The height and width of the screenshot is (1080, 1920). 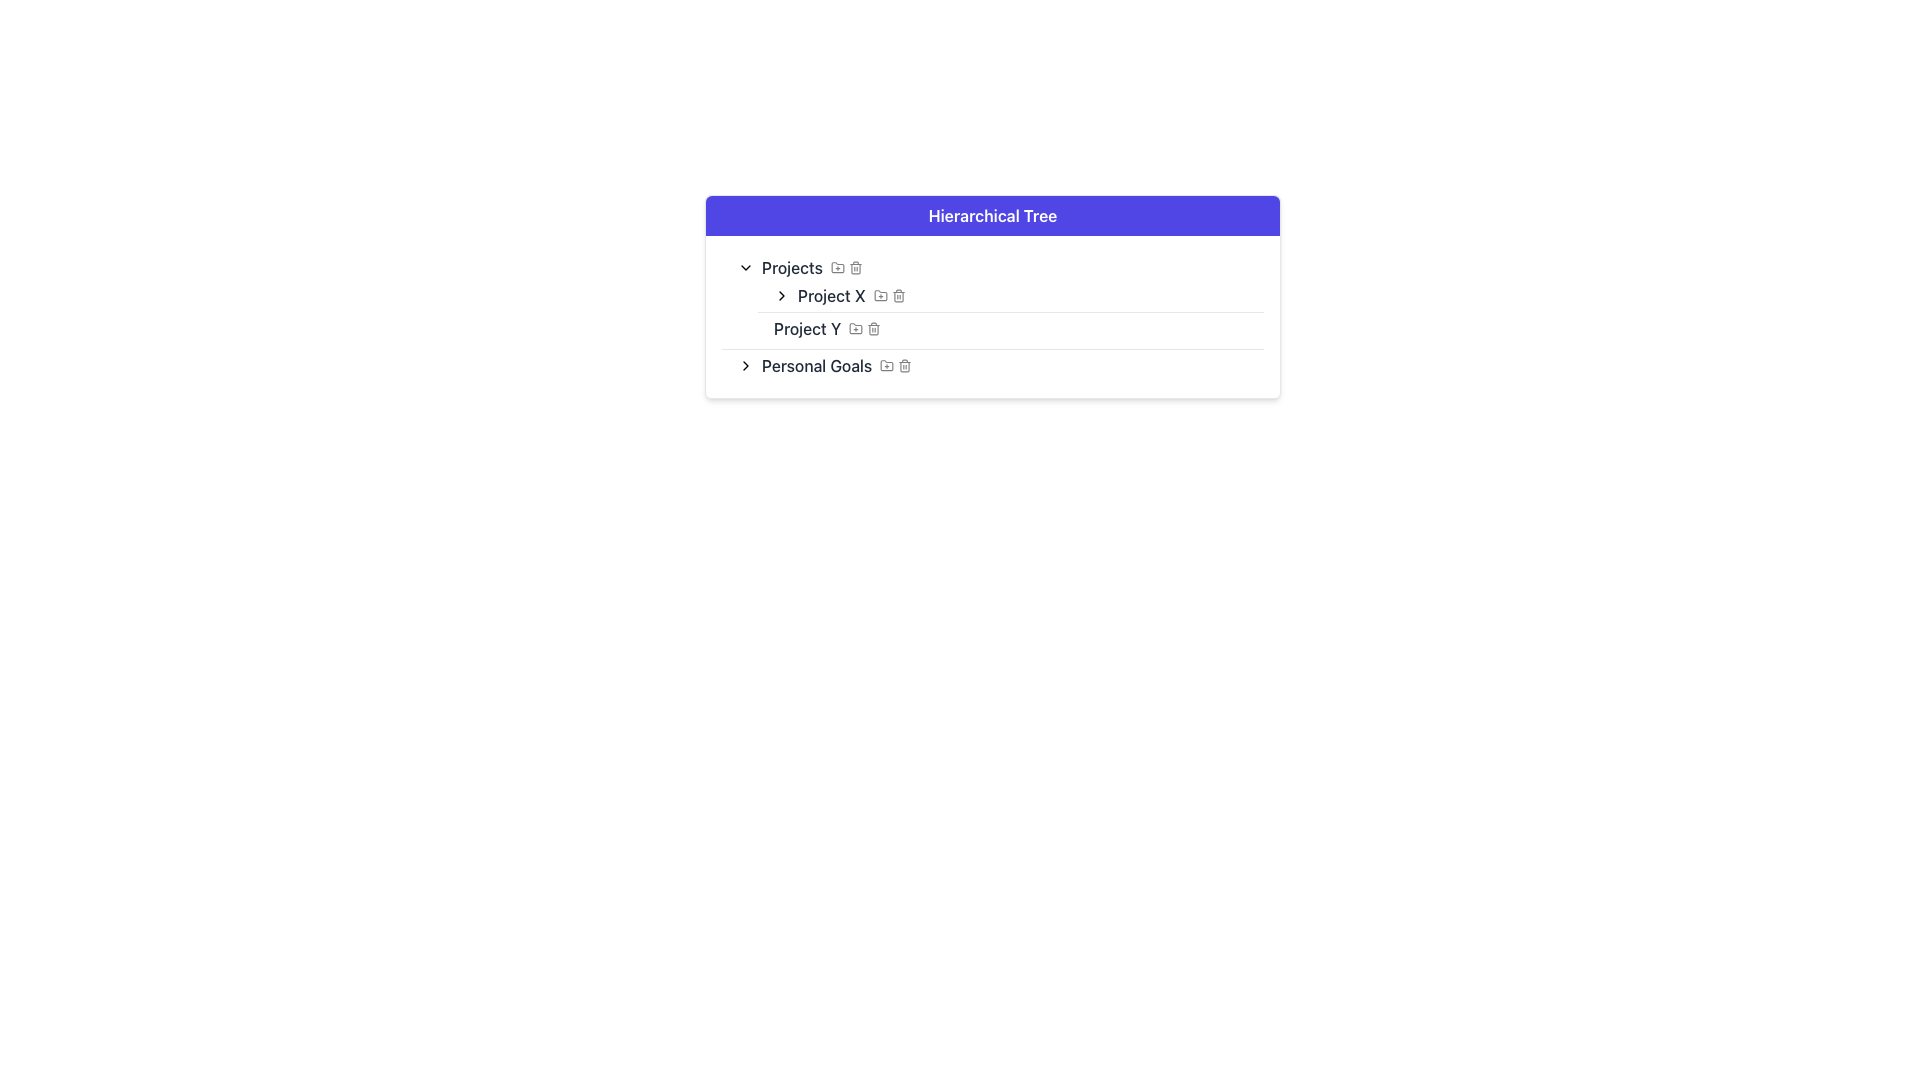 I want to click on the Icon group action buttons located directly to the right of the 'Project X' label in the hierarchical tree interface, so click(x=888, y=296).